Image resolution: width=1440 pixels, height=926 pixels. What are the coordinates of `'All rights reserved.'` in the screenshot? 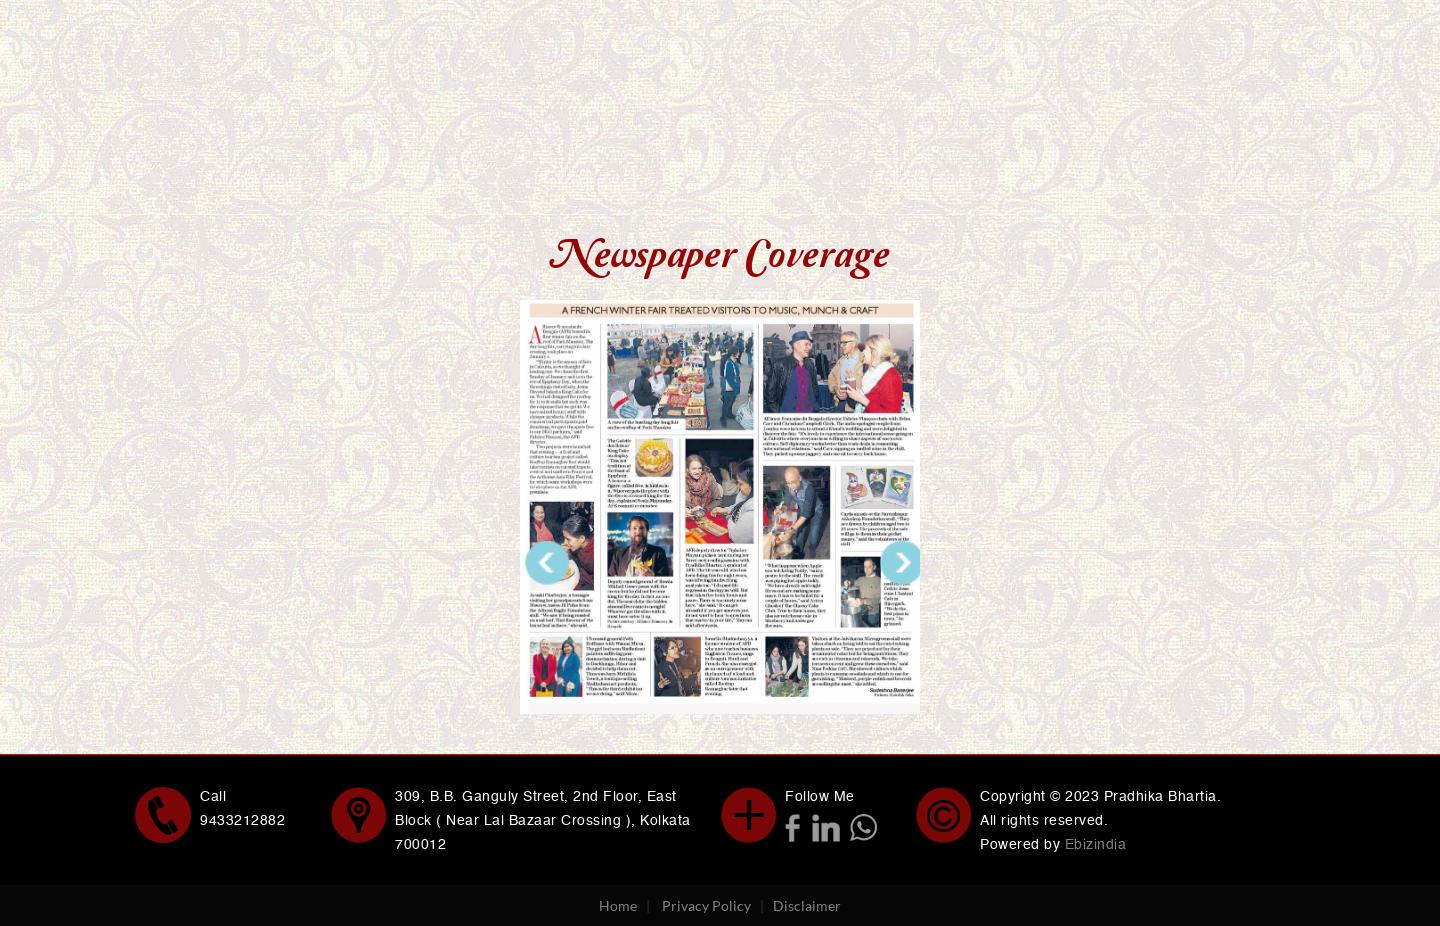 It's located at (1044, 819).